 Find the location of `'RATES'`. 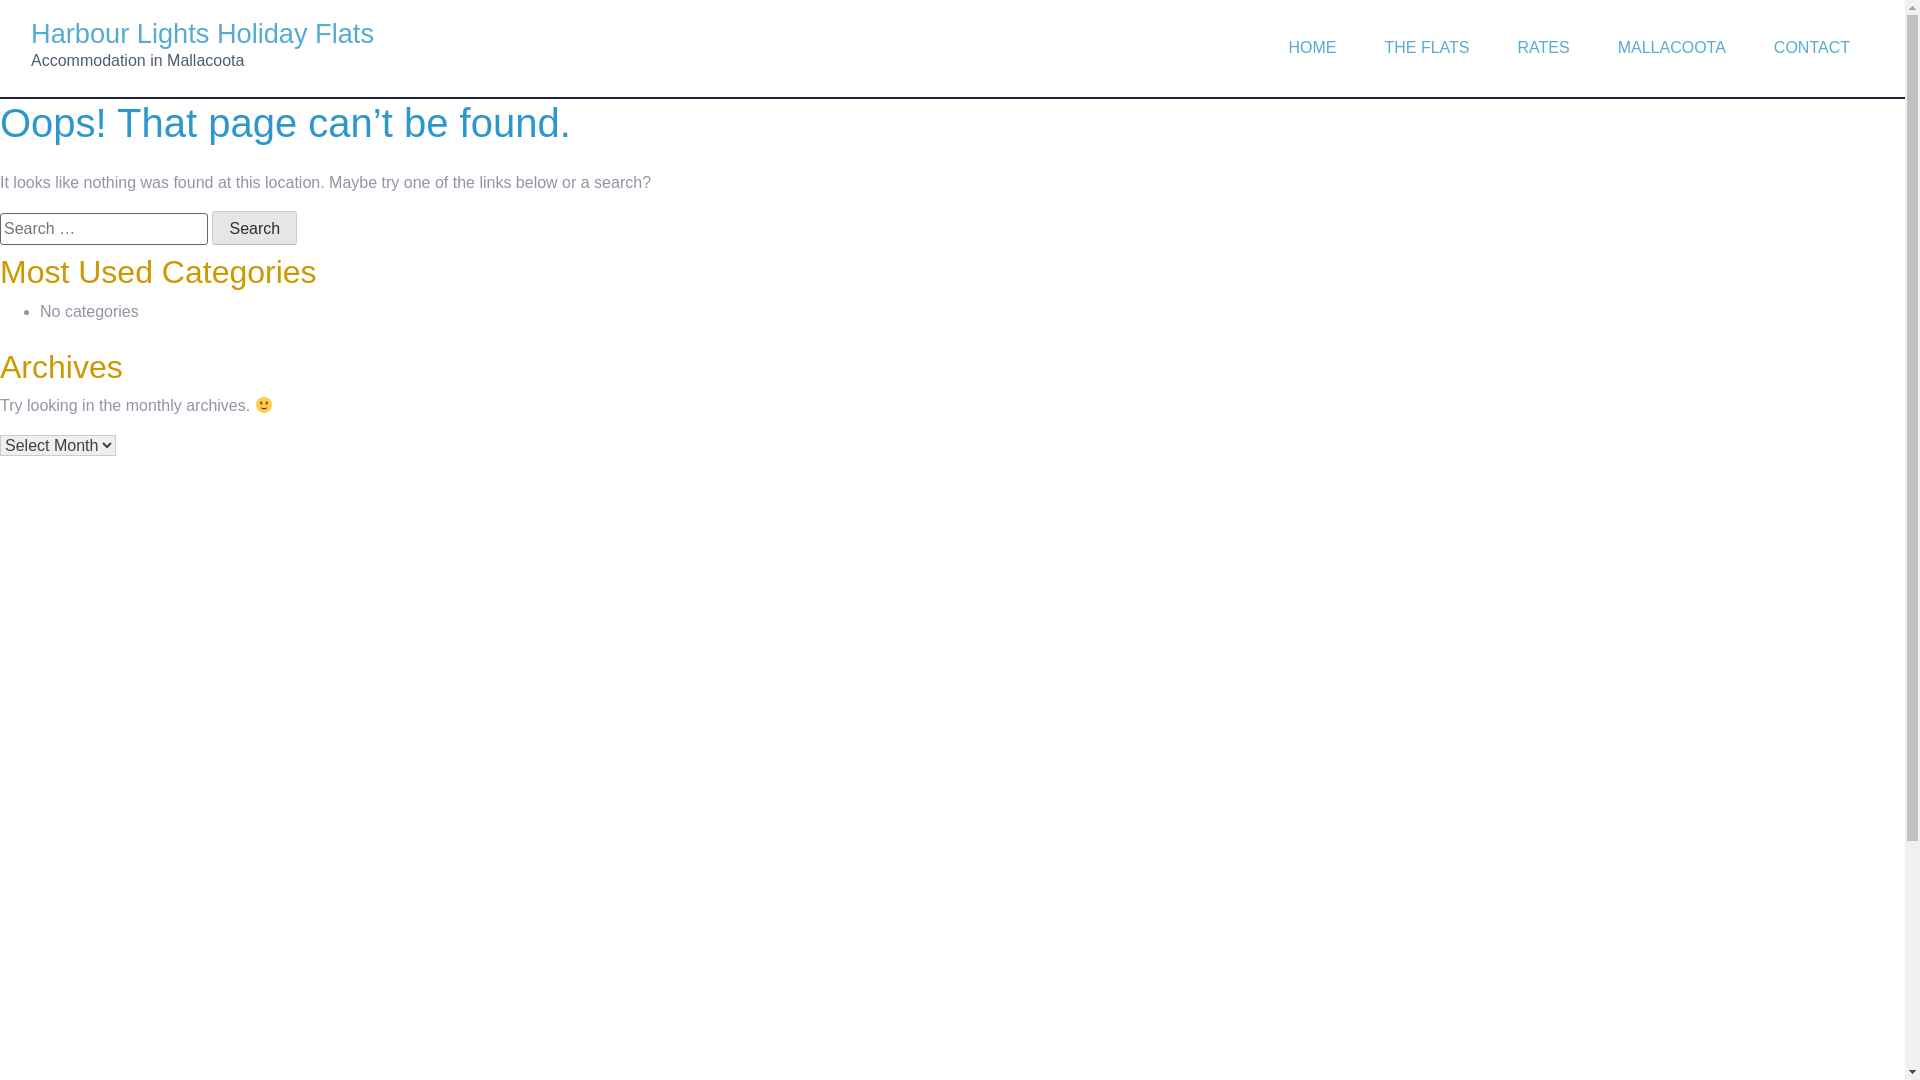

'RATES' is located at coordinates (1543, 46).